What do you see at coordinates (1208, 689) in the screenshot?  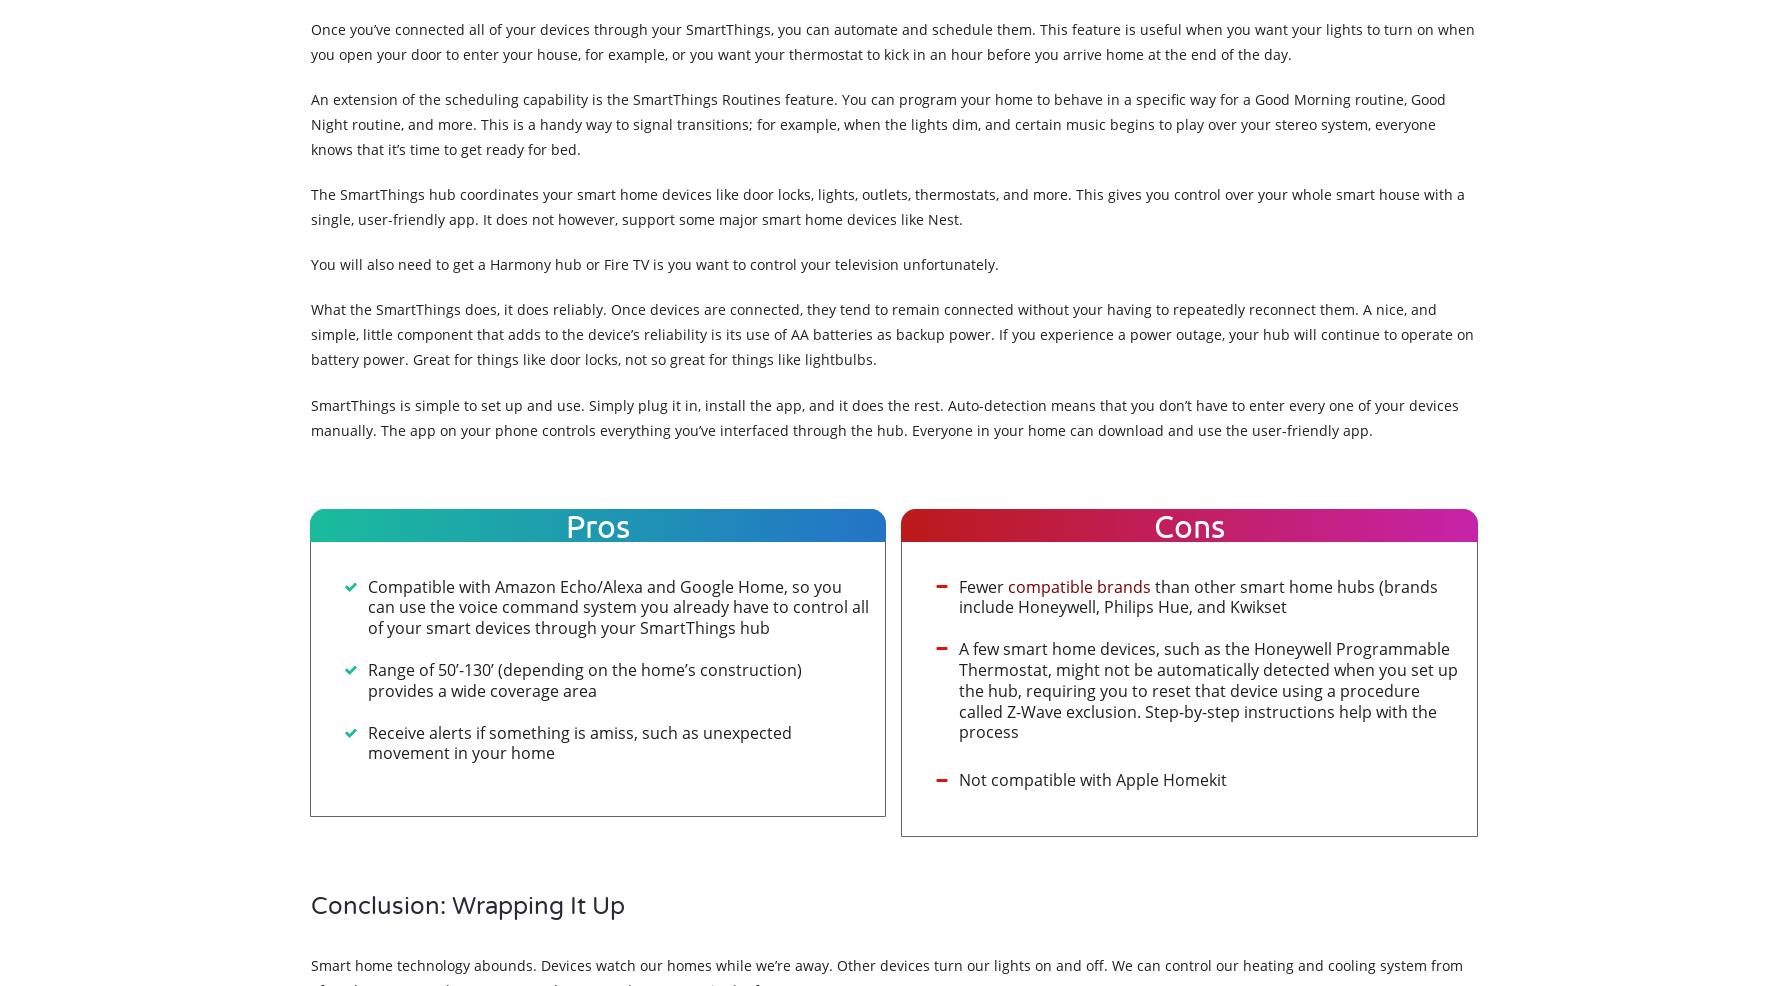 I see `'A few smart home devices, such as the Honeywell Programmable Thermostat, might not be automatically detected when you set up the hub, requiring you to reset that device using a procedure called Z-Wave exclusion. Step-by-step instructions help with the process'` at bounding box center [1208, 689].